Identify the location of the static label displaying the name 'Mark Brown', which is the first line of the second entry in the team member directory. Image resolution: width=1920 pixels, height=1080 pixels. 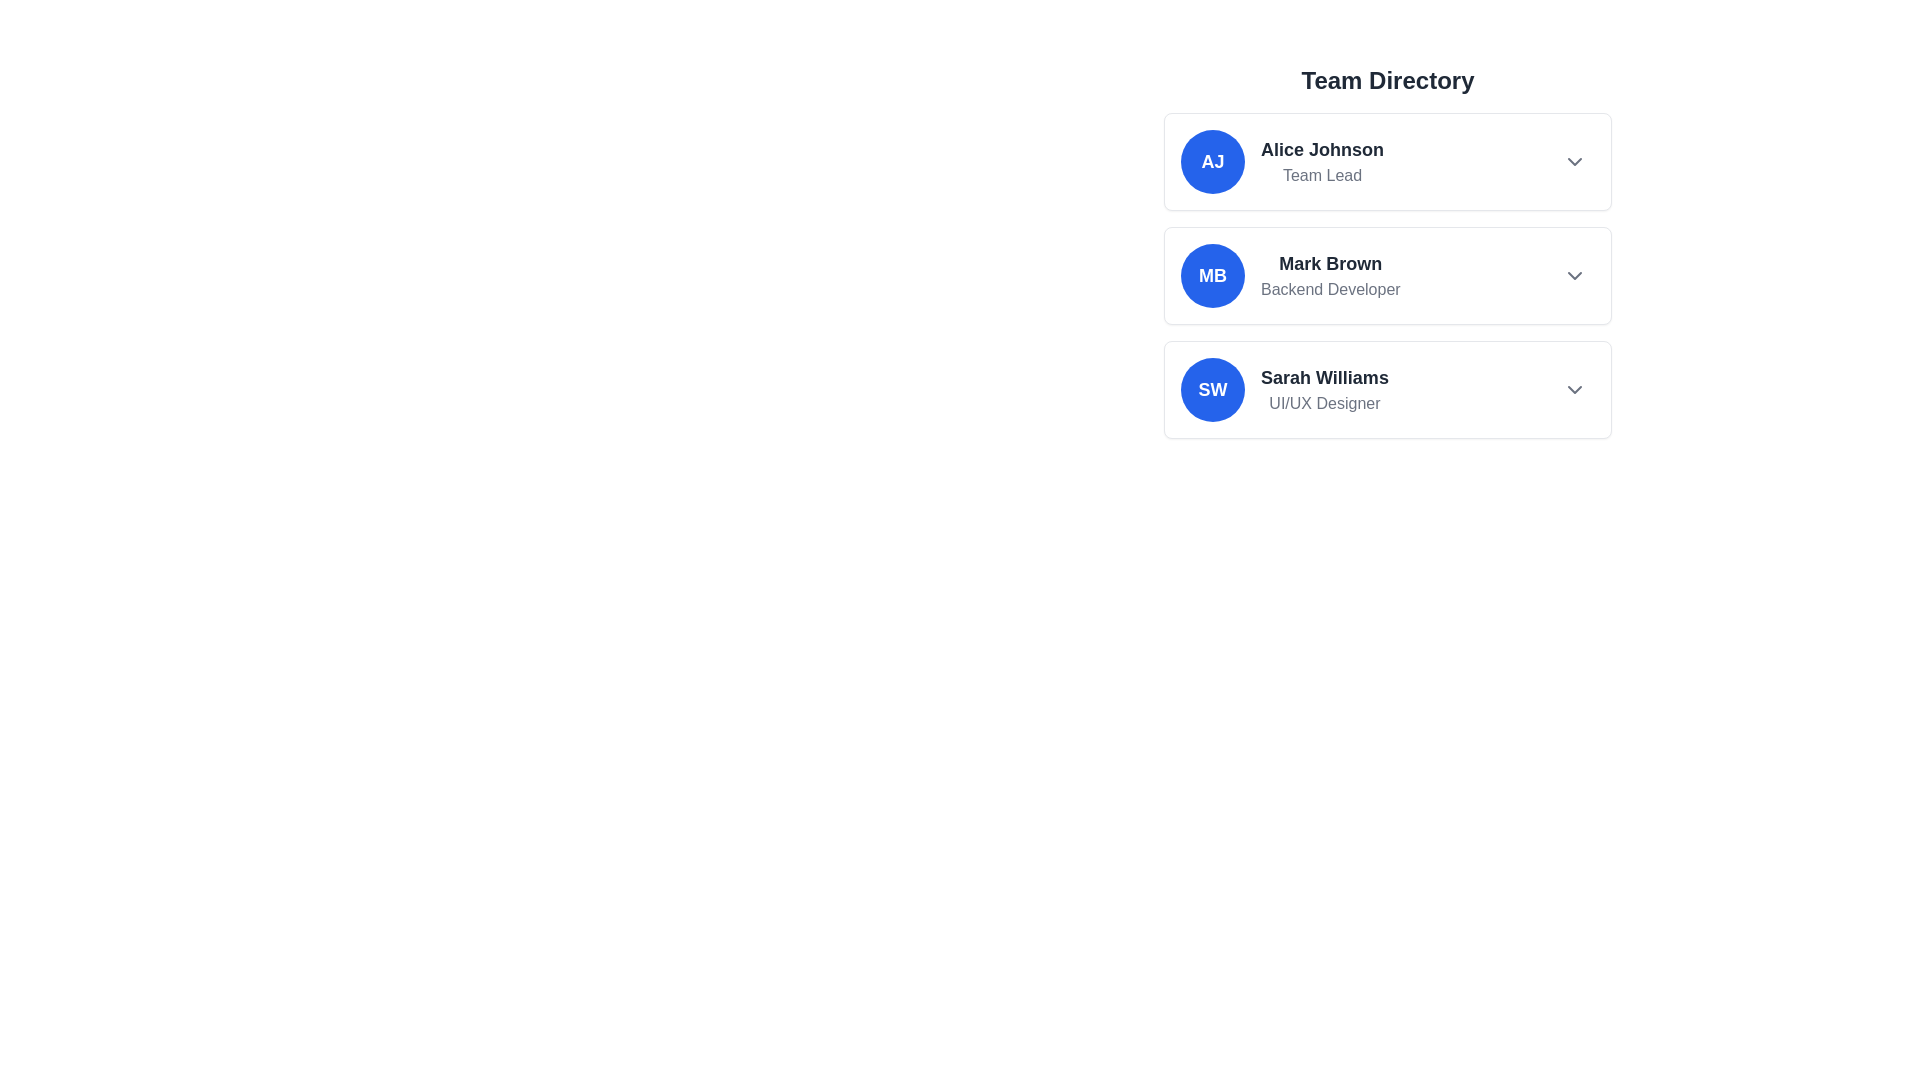
(1330, 262).